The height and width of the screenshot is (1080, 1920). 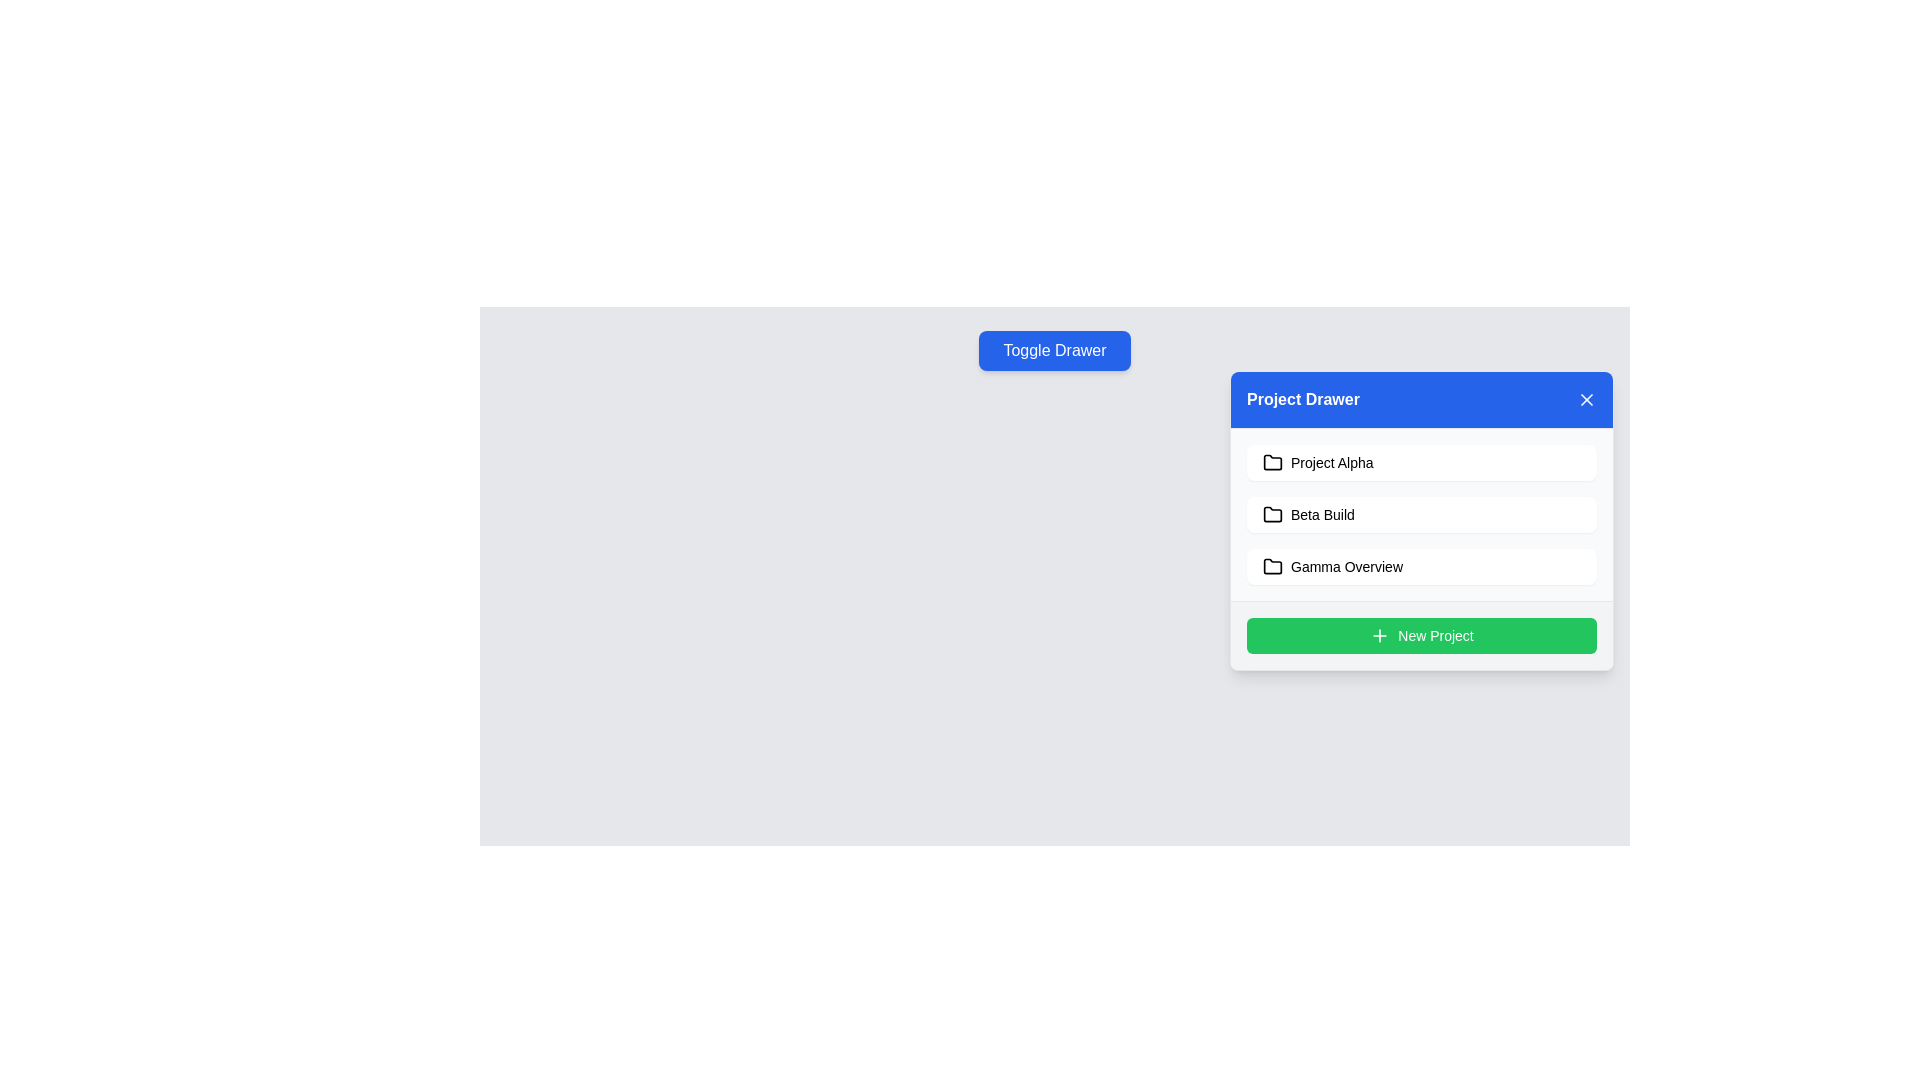 I want to click on the folder icon located to the left of the 'Gamma Overview' text in the drawer interface, so click(x=1271, y=567).